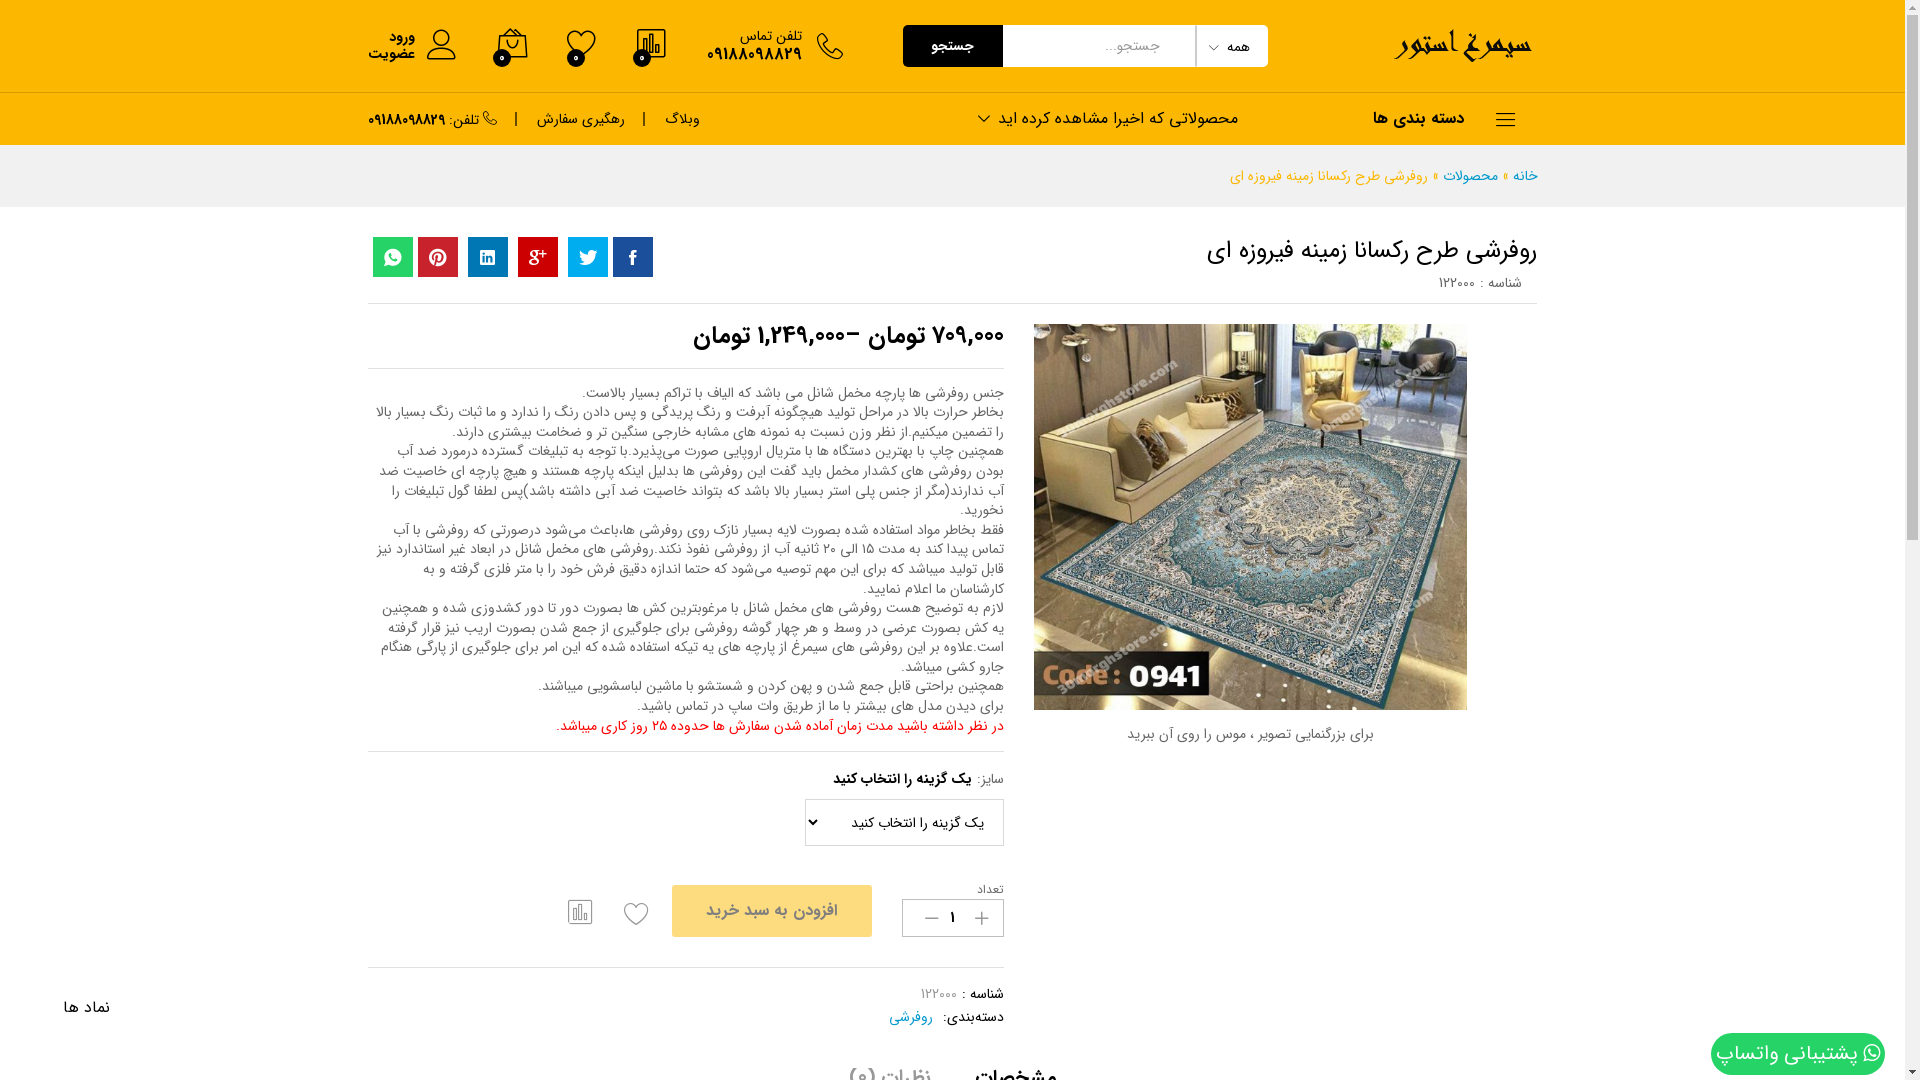  What do you see at coordinates (651, 45) in the screenshot?
I see `'0'` at bounding box center [651, 45].